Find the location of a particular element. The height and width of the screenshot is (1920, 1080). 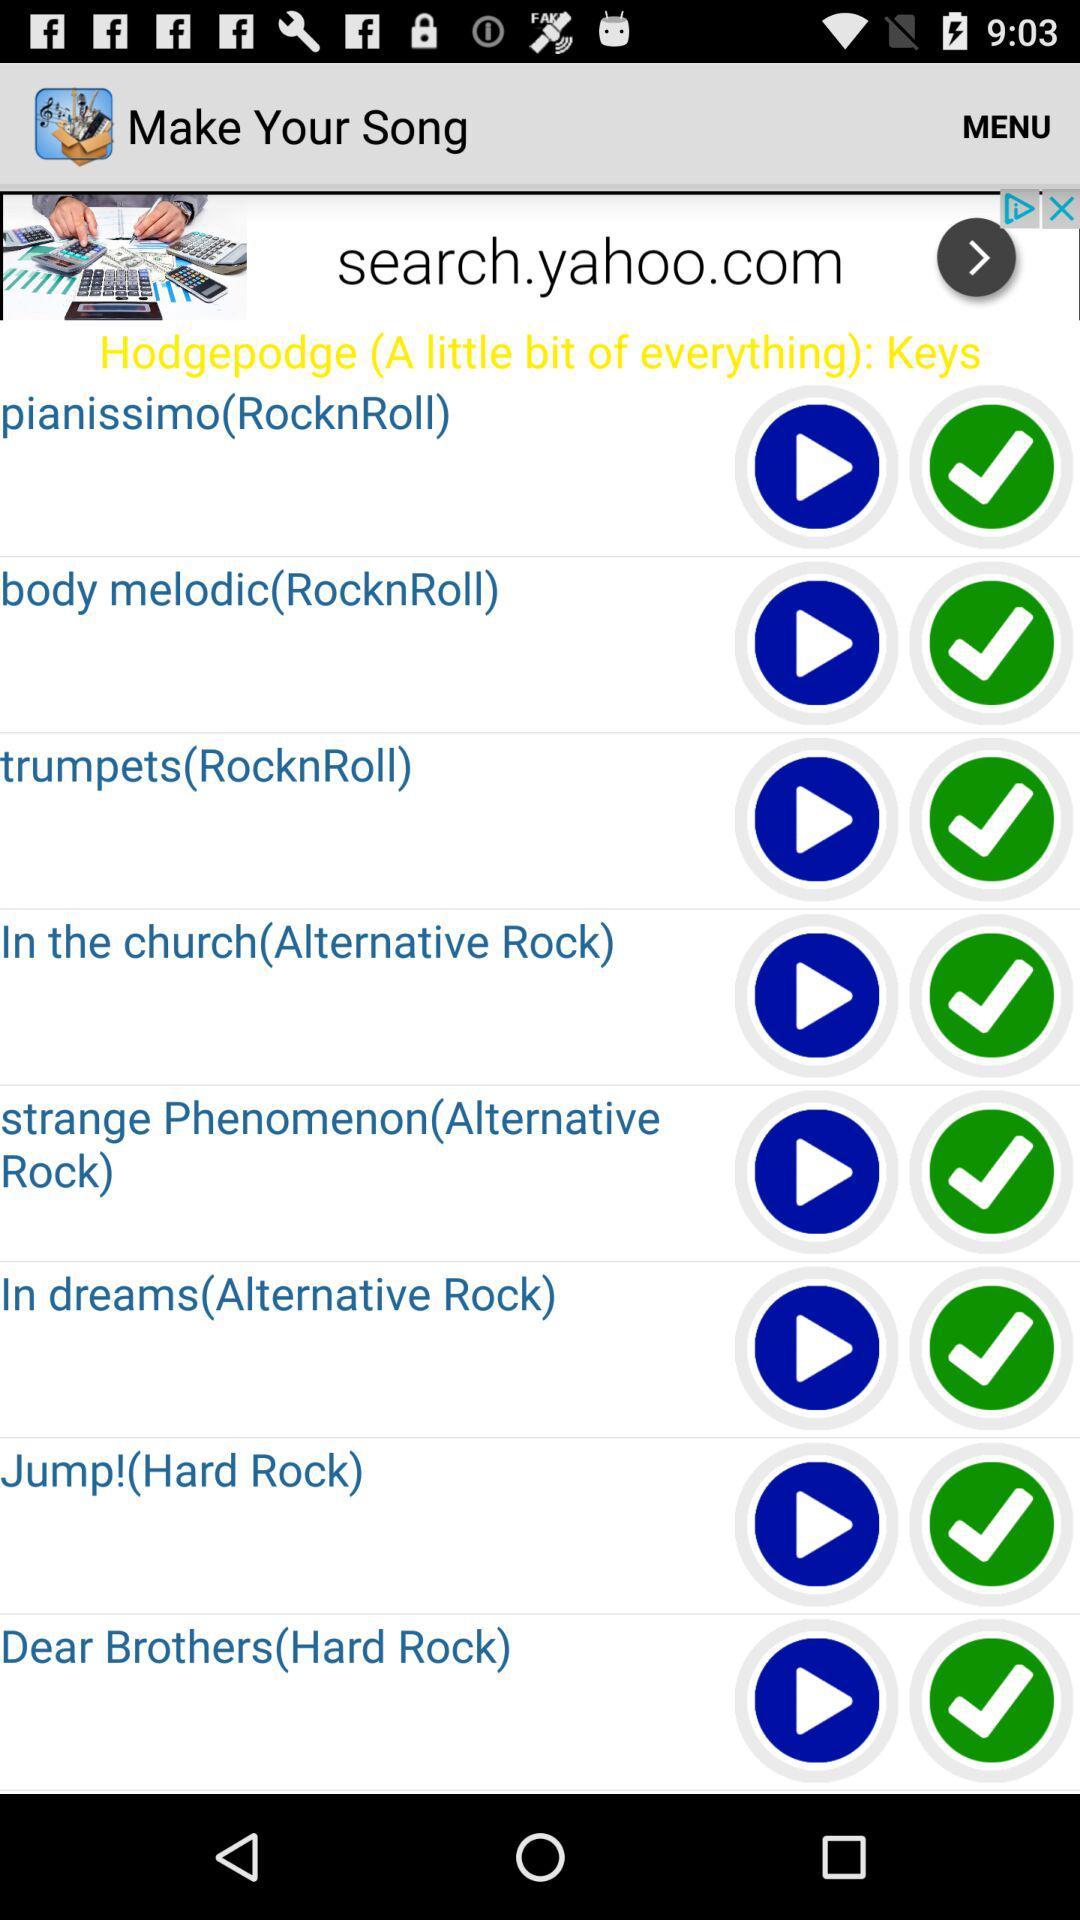

botton is located at coordinates (992, 644).